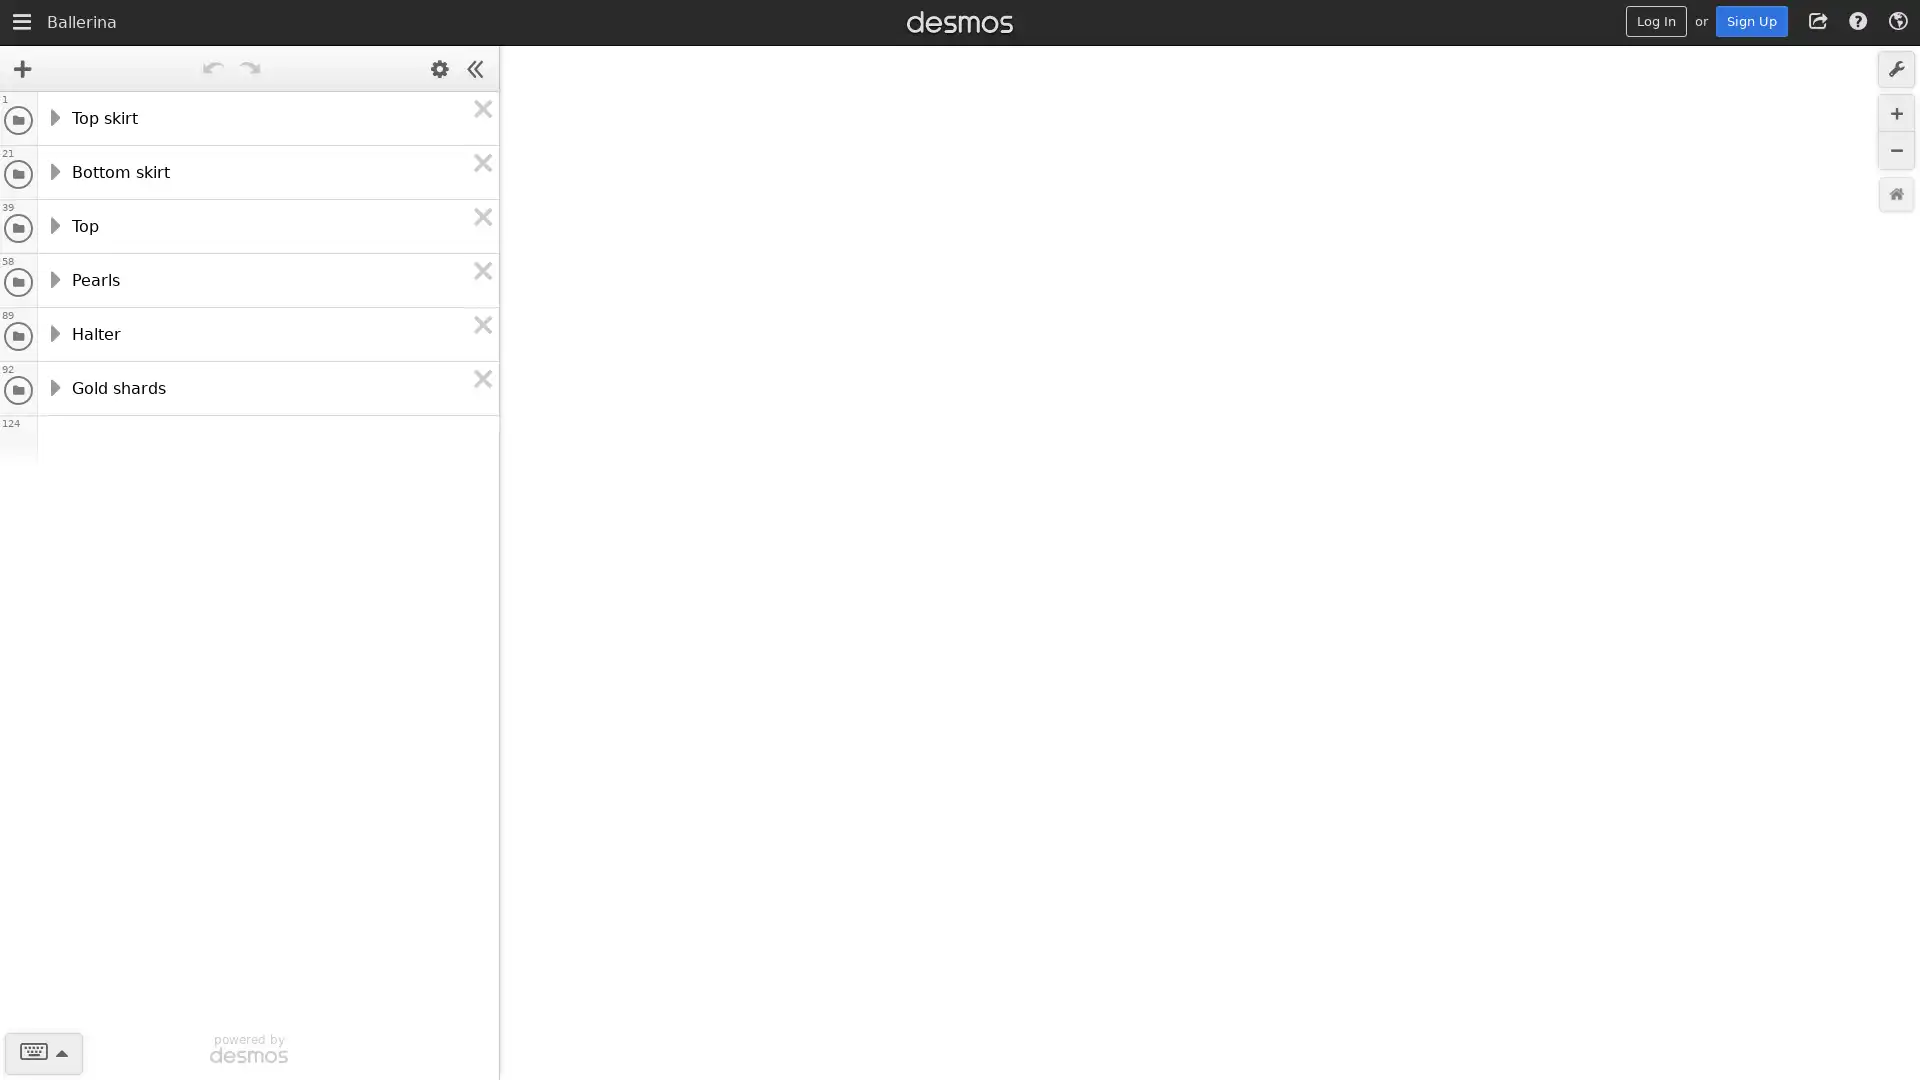  Describe the element at coordinates (18, 119) in the screenshot. I see `Hide Folder` at that location.